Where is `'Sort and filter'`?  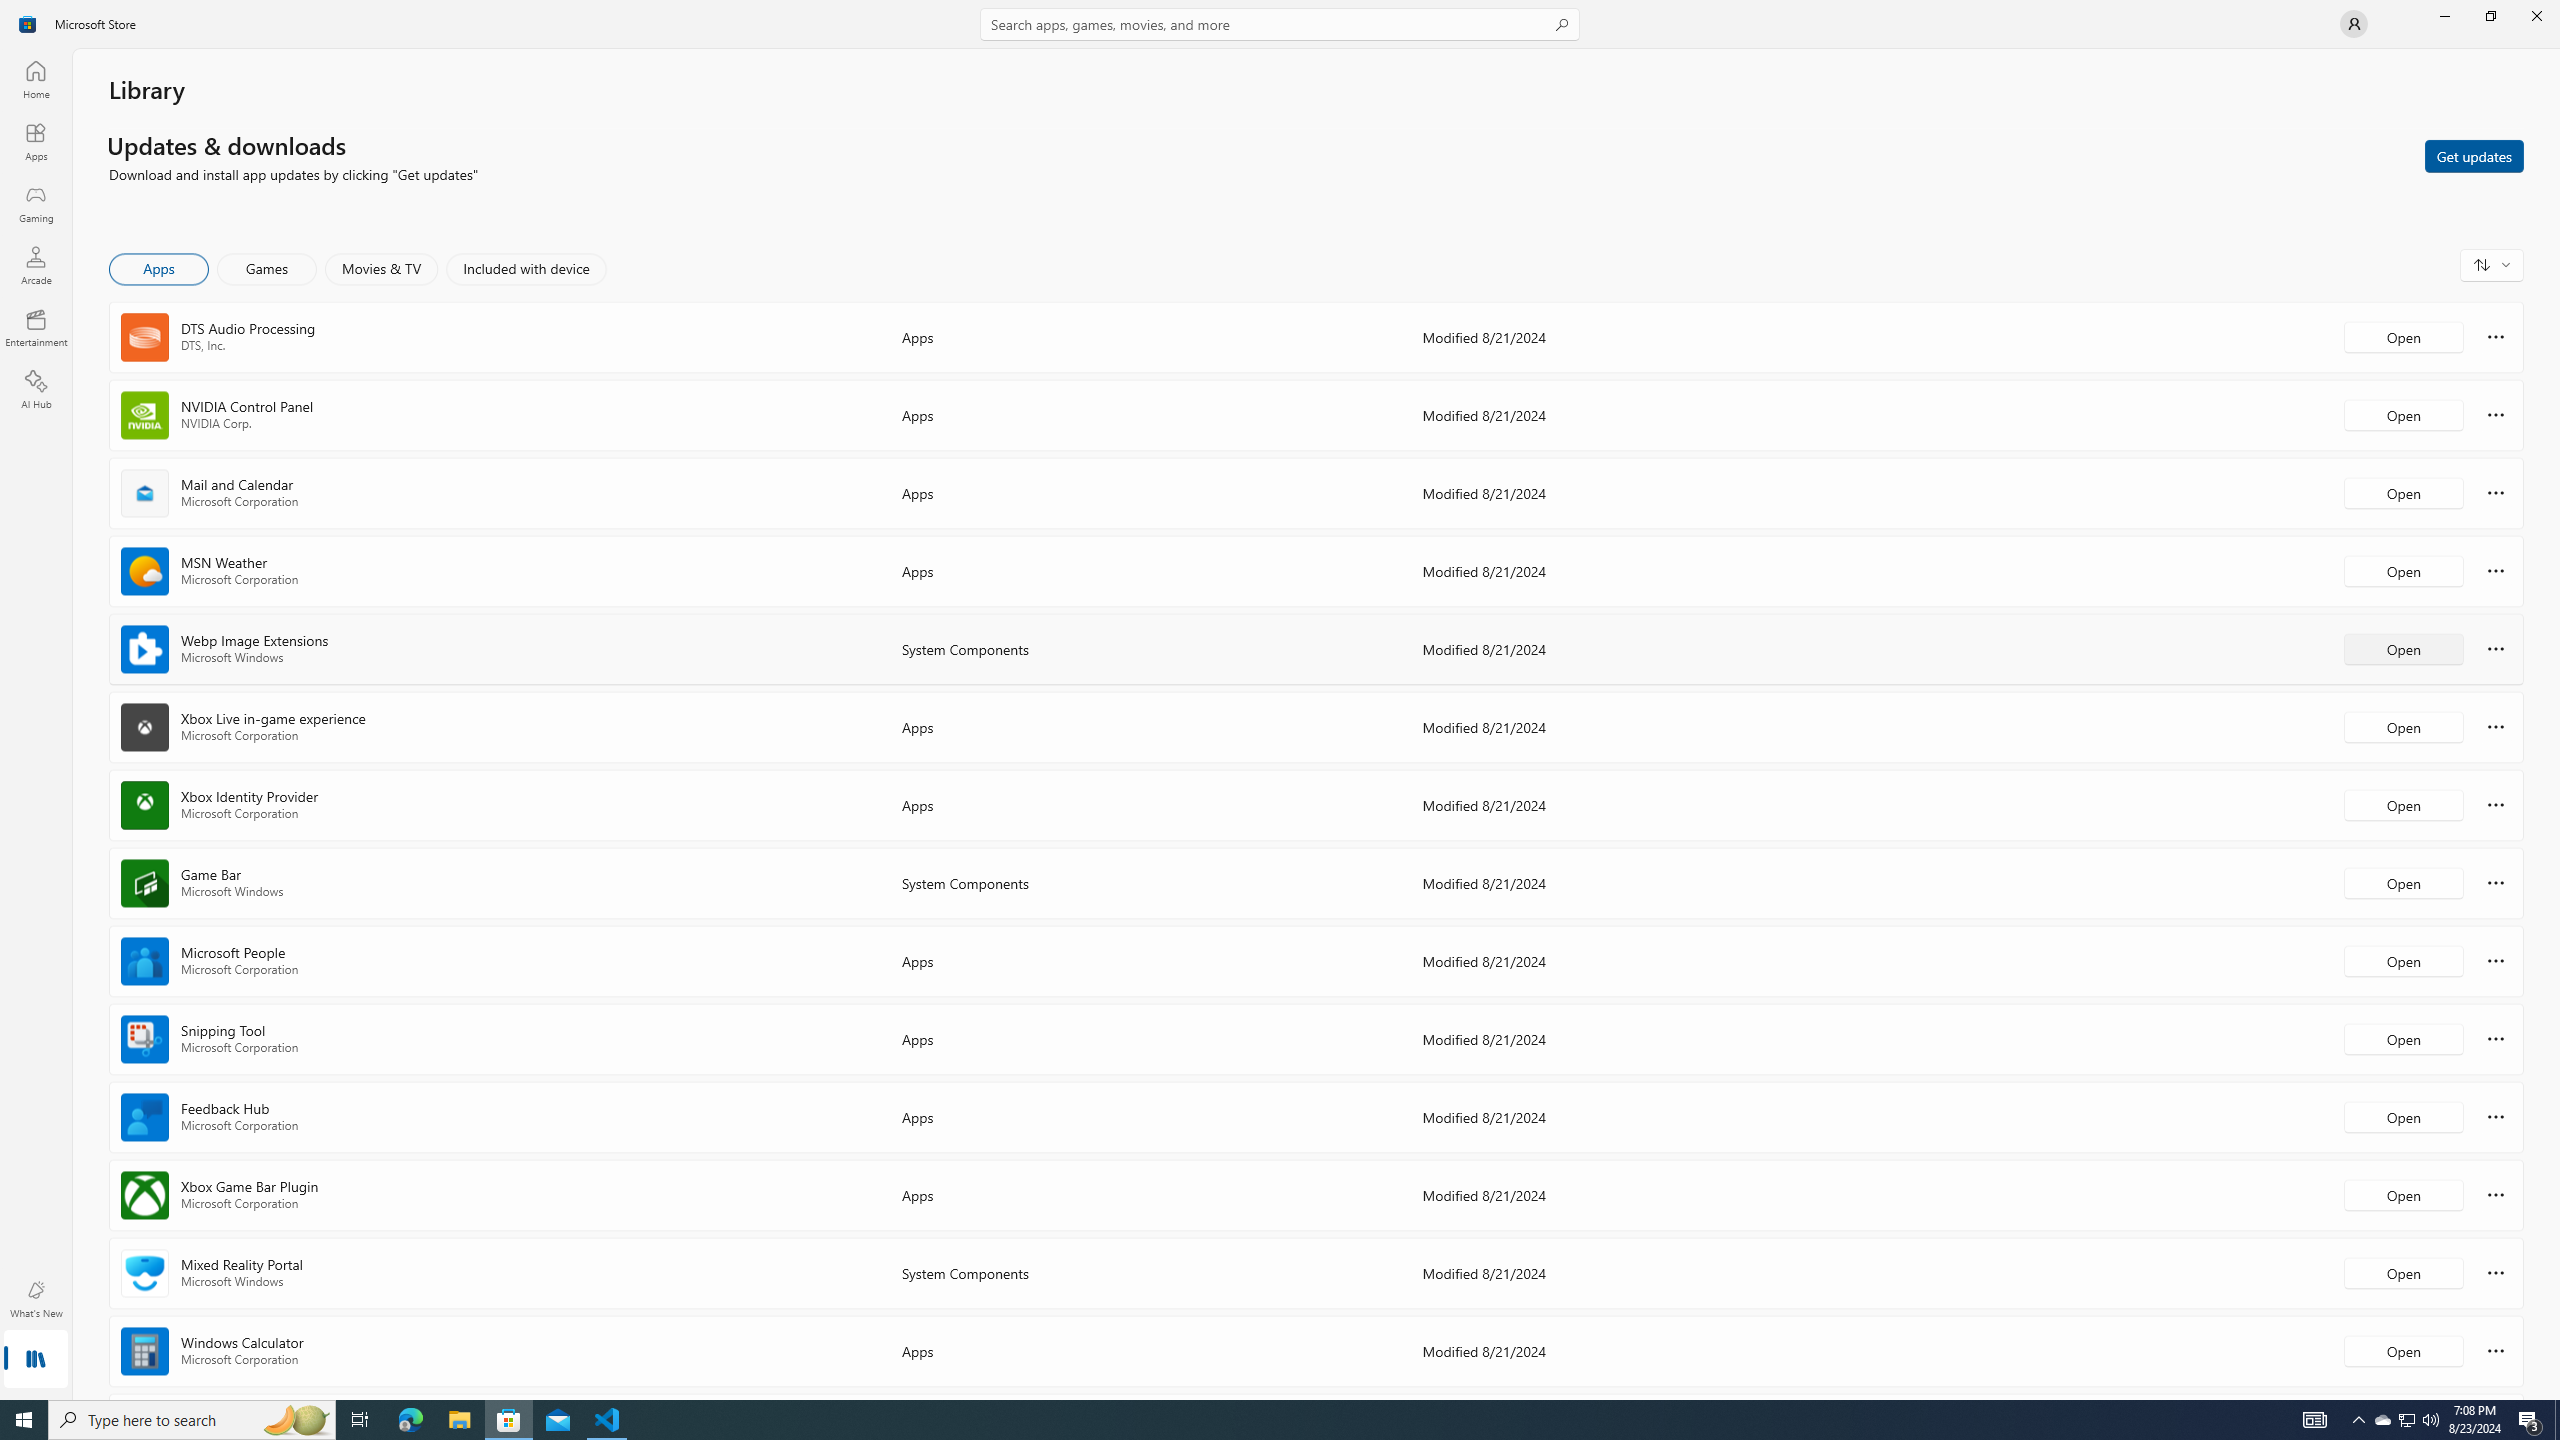 'Sort and filter' is located at coordinates (2491, 264).